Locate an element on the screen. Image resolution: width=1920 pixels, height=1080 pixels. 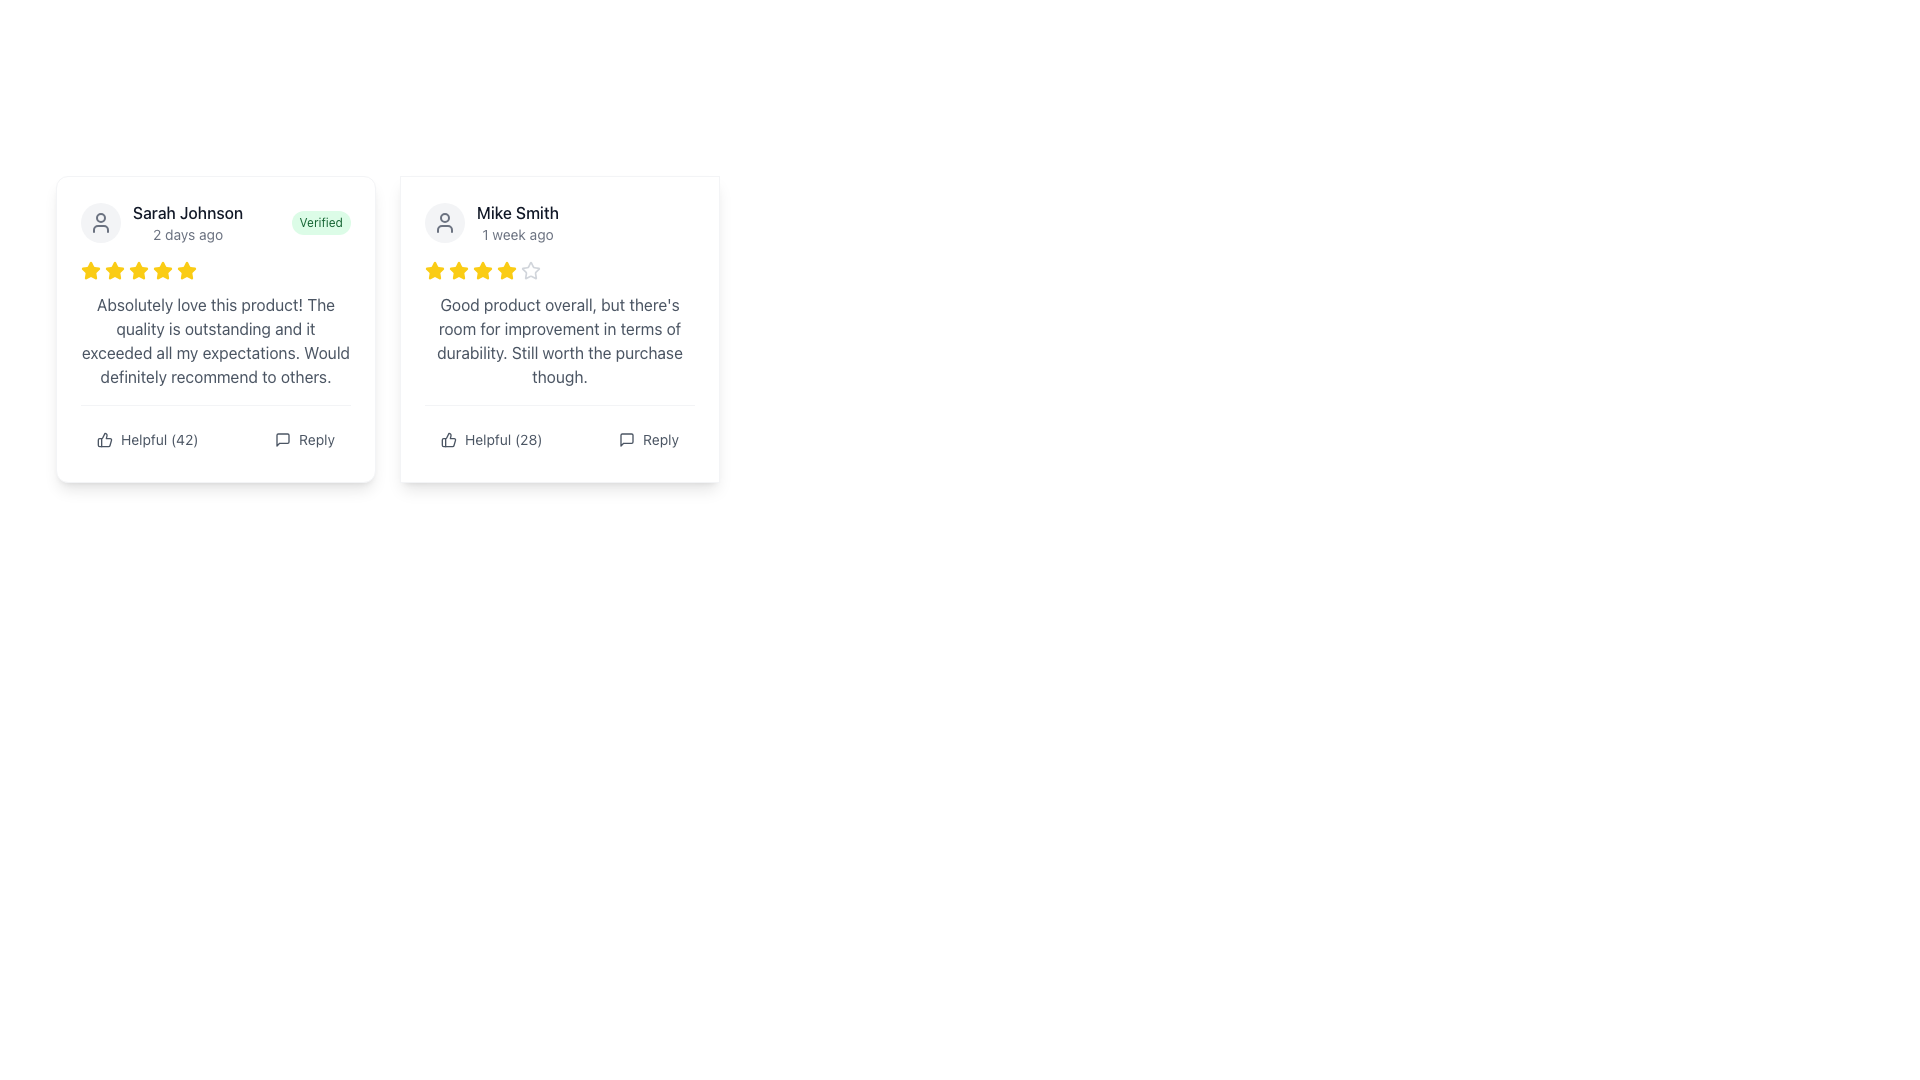
the 'like' or 'thumbs-up' icon located in the bottom-left section of the second user comment card is located at coordinates (447, 438).